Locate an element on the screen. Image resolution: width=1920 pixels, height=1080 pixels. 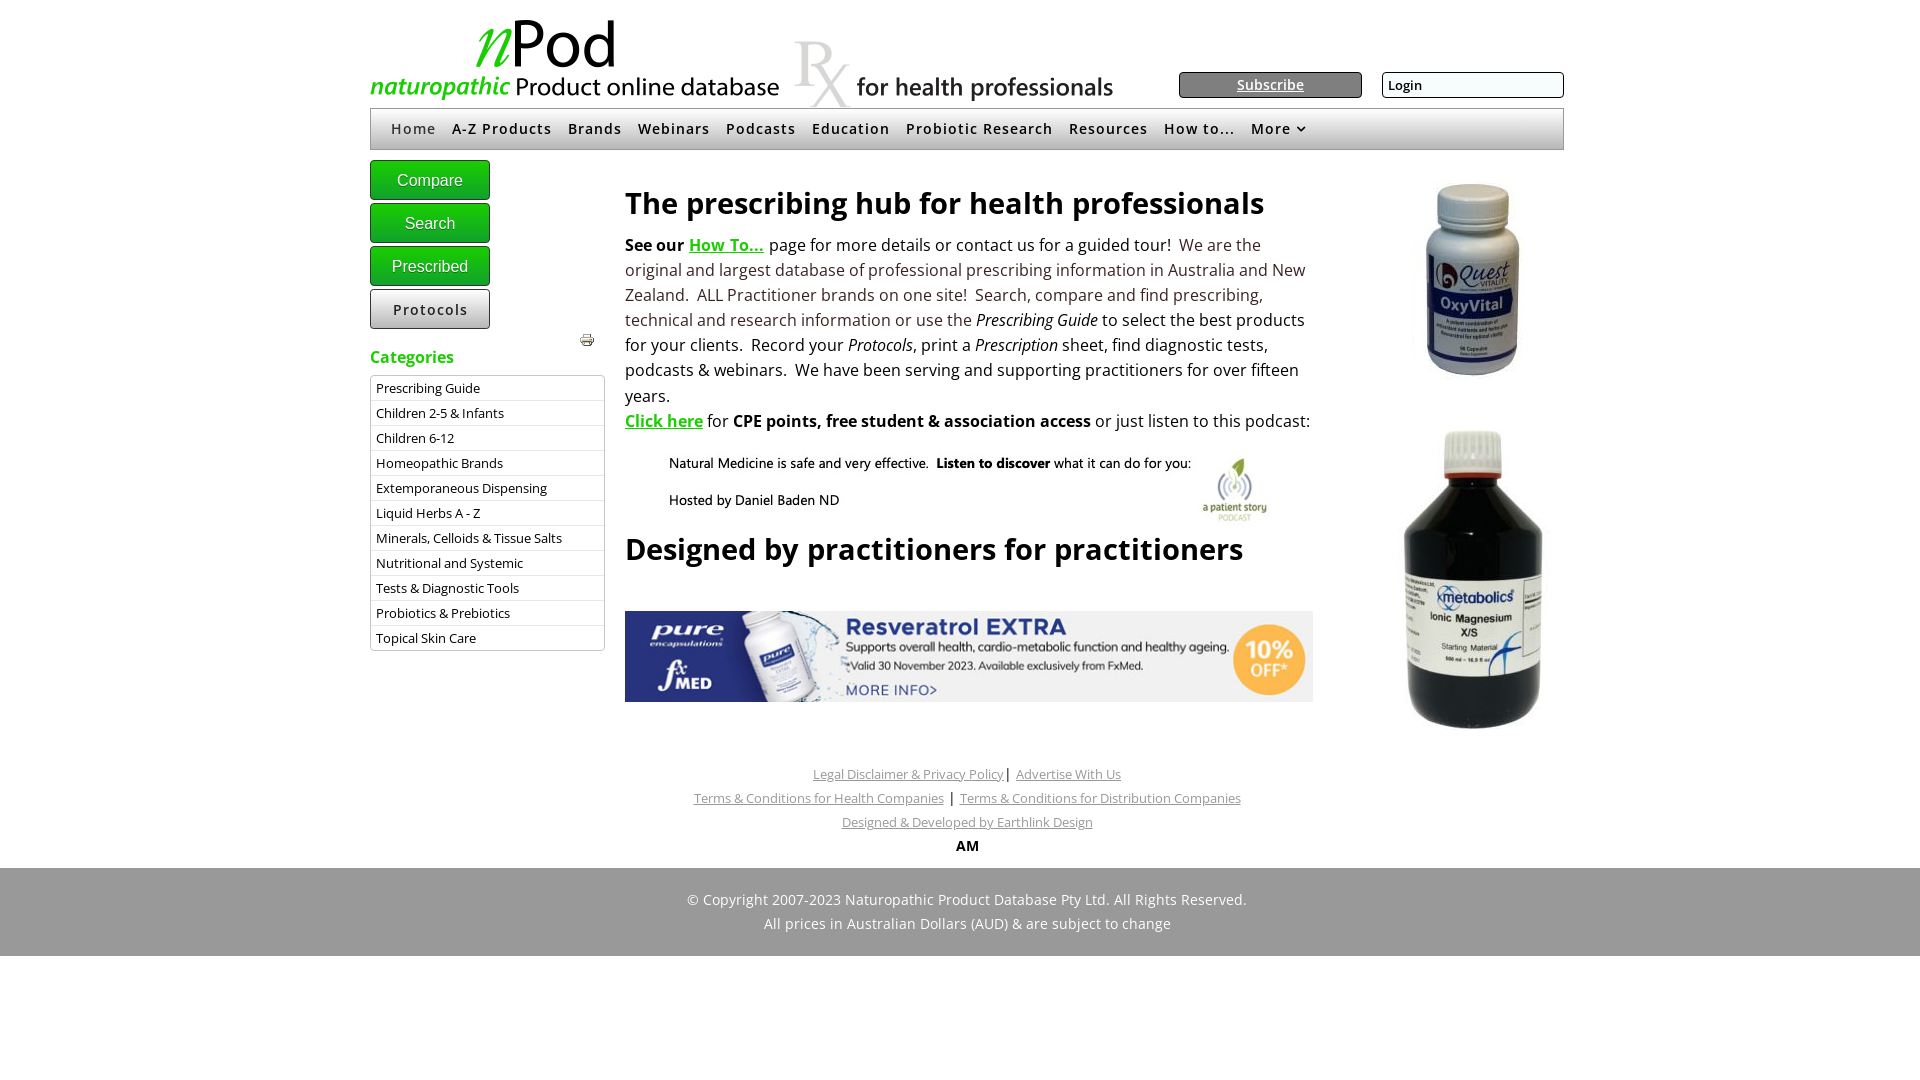
'Brands' is located at coordinates (594, 128).